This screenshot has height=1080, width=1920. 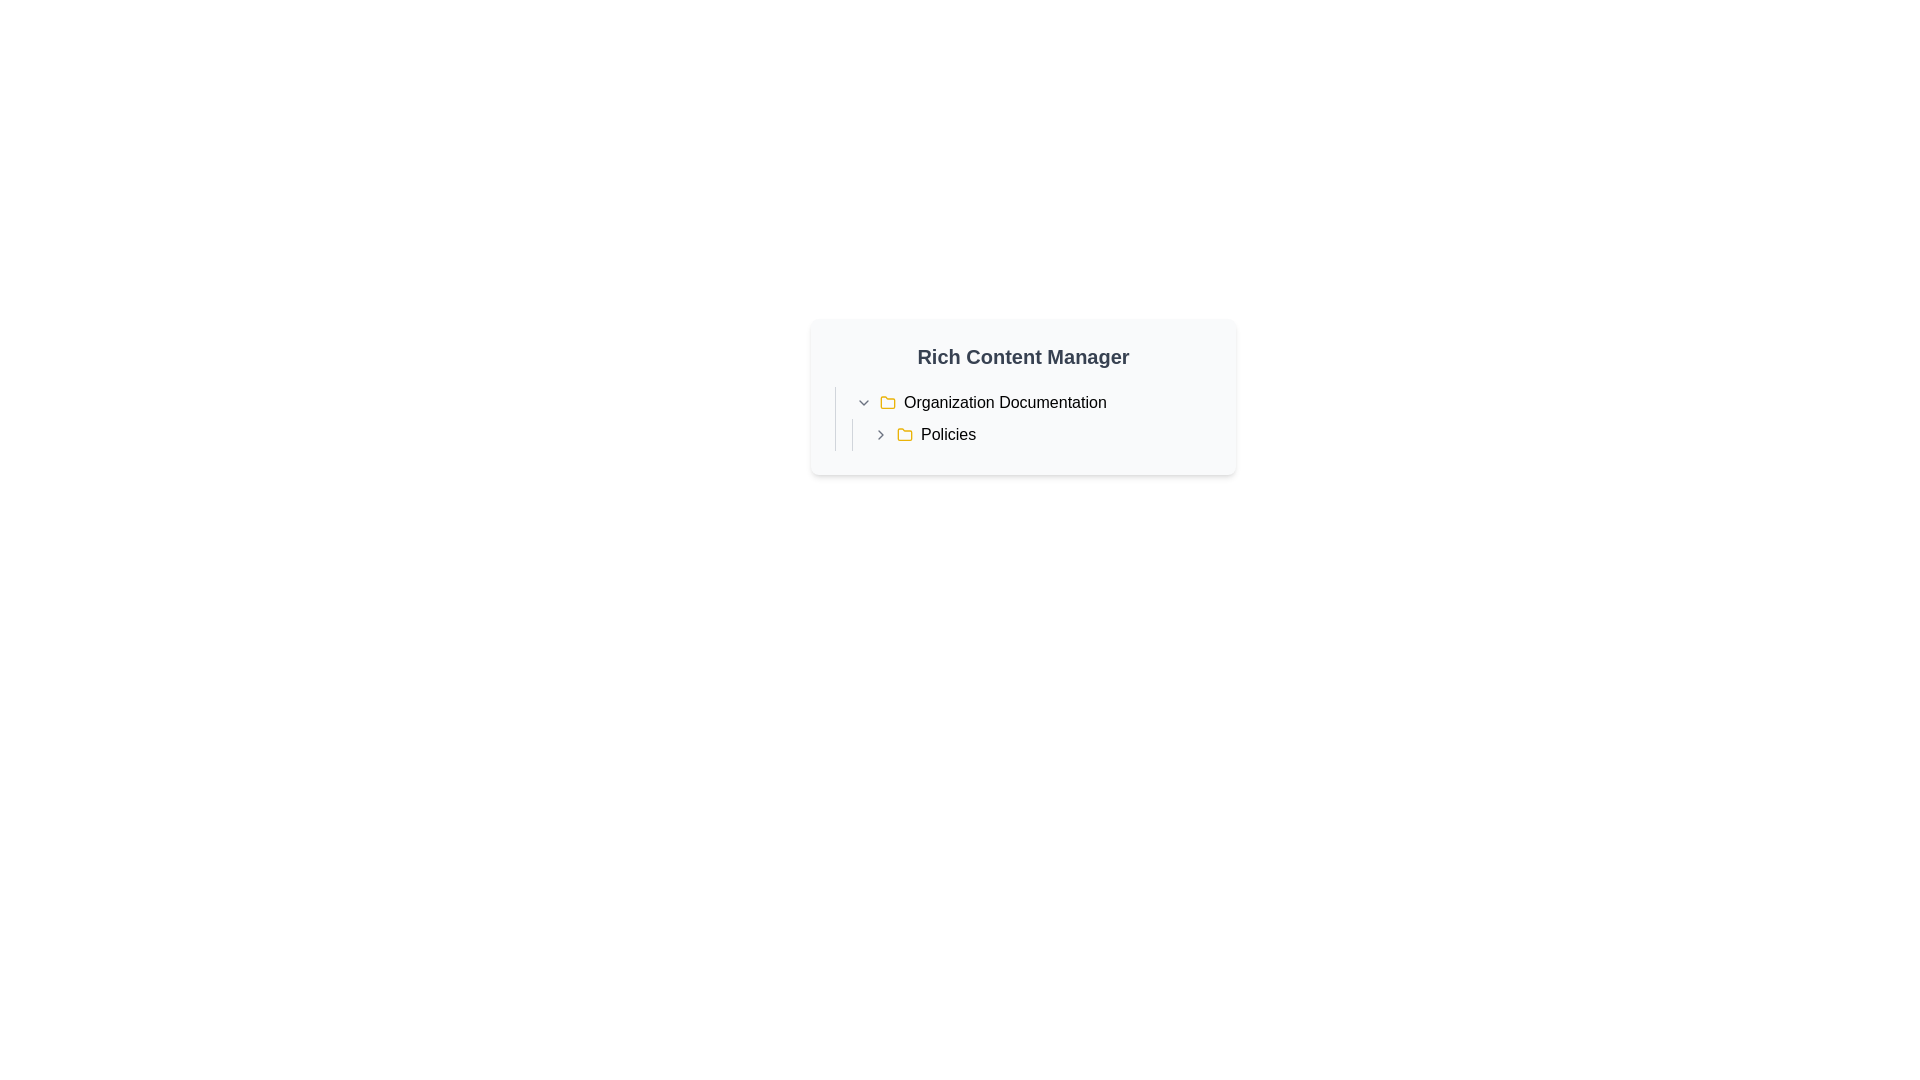 I want to click on the label for 'Organization Documentation', so click(x=1005, y=402).